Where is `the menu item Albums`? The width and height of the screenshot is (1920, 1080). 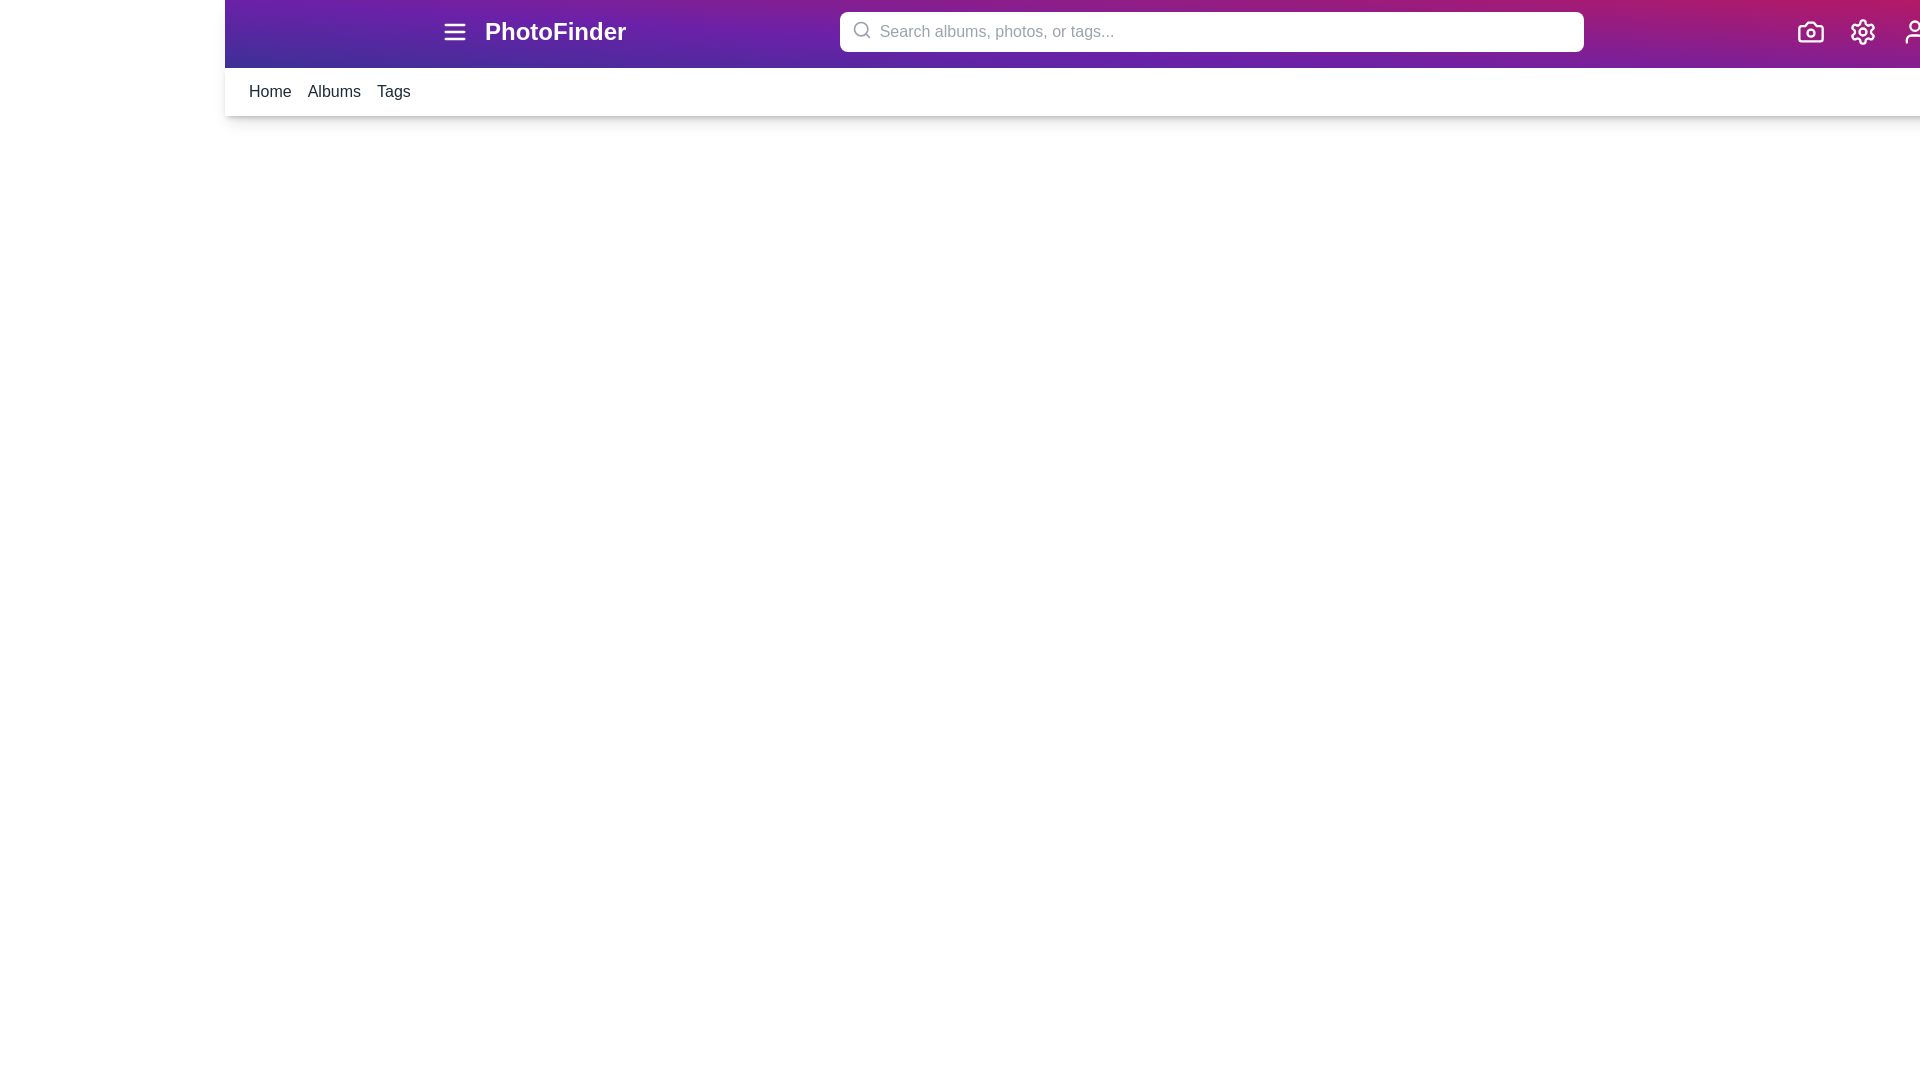 the menu item Albums is located at coordinates (334, 92).